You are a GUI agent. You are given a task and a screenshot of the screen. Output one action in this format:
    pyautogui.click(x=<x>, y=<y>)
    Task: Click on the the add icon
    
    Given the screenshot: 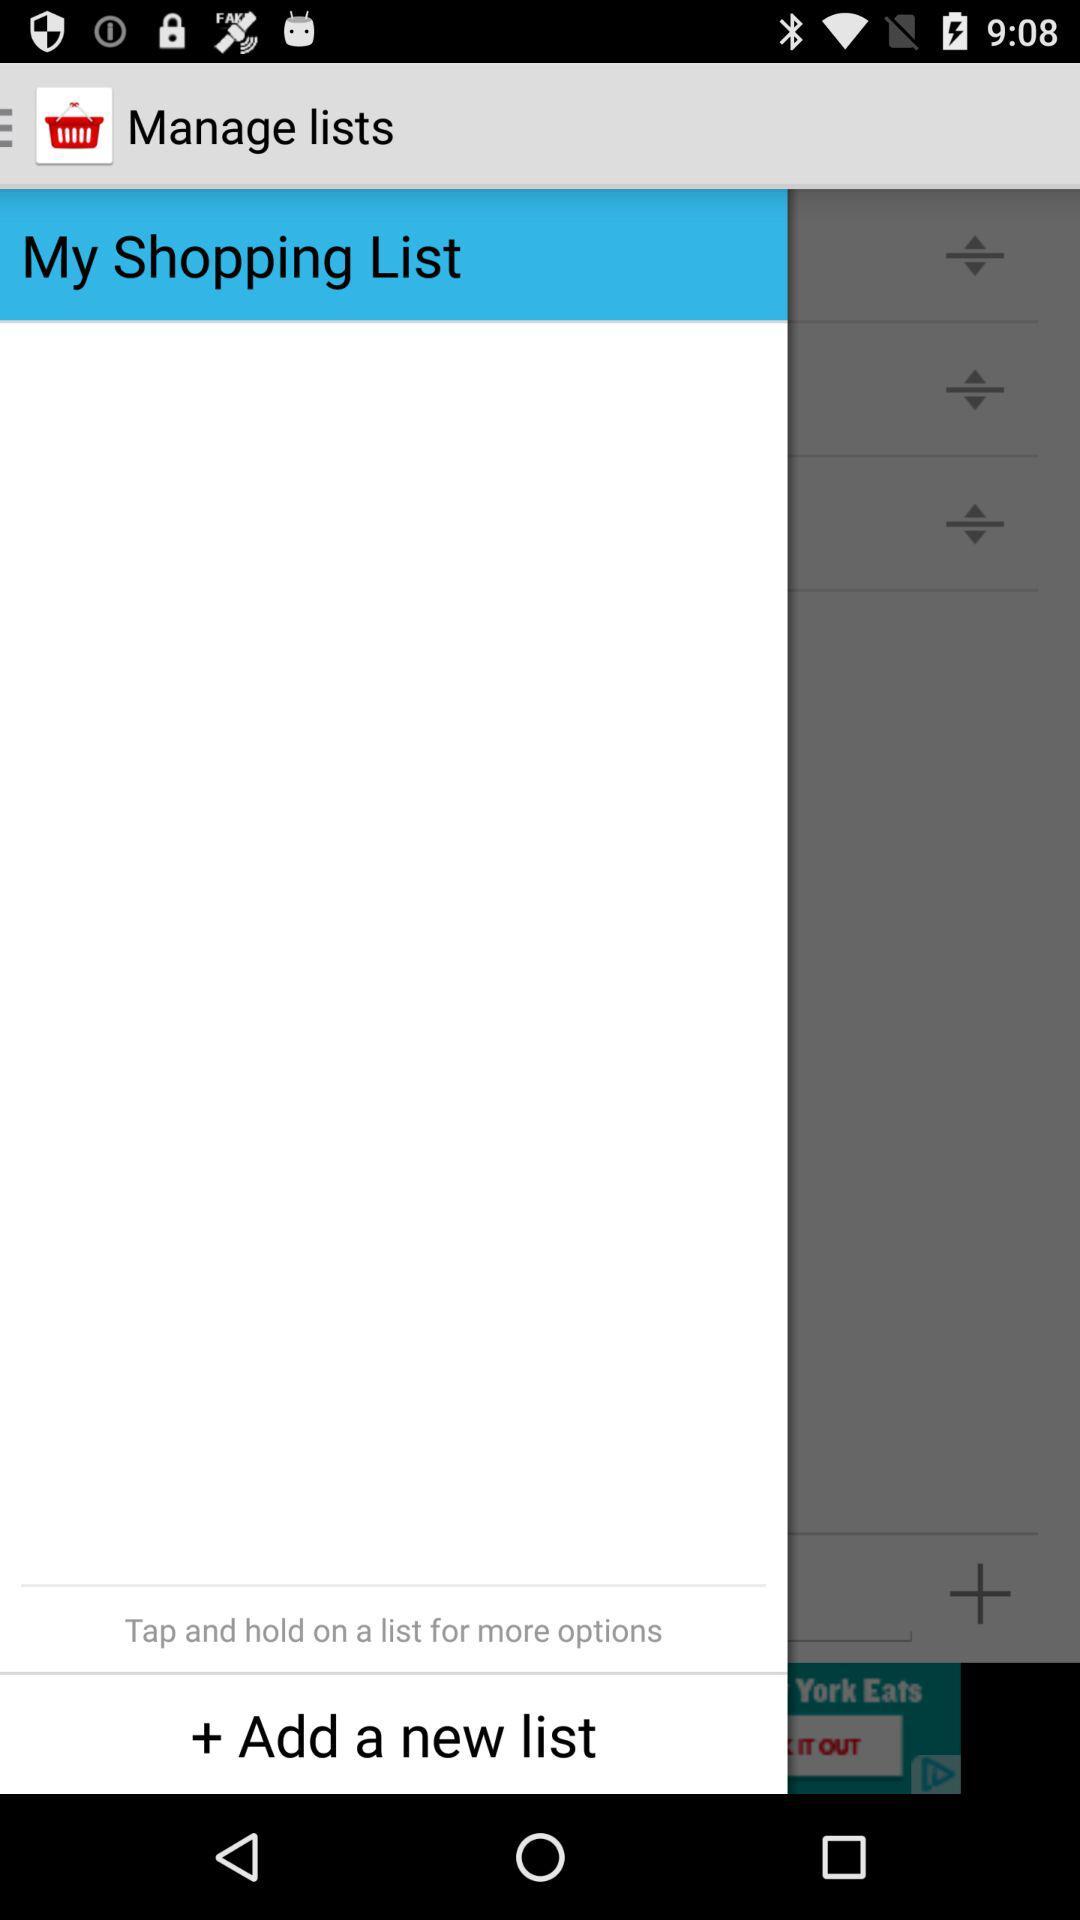 What is the action you would take?
    pyautogui.click(x=979, y=1704)
    